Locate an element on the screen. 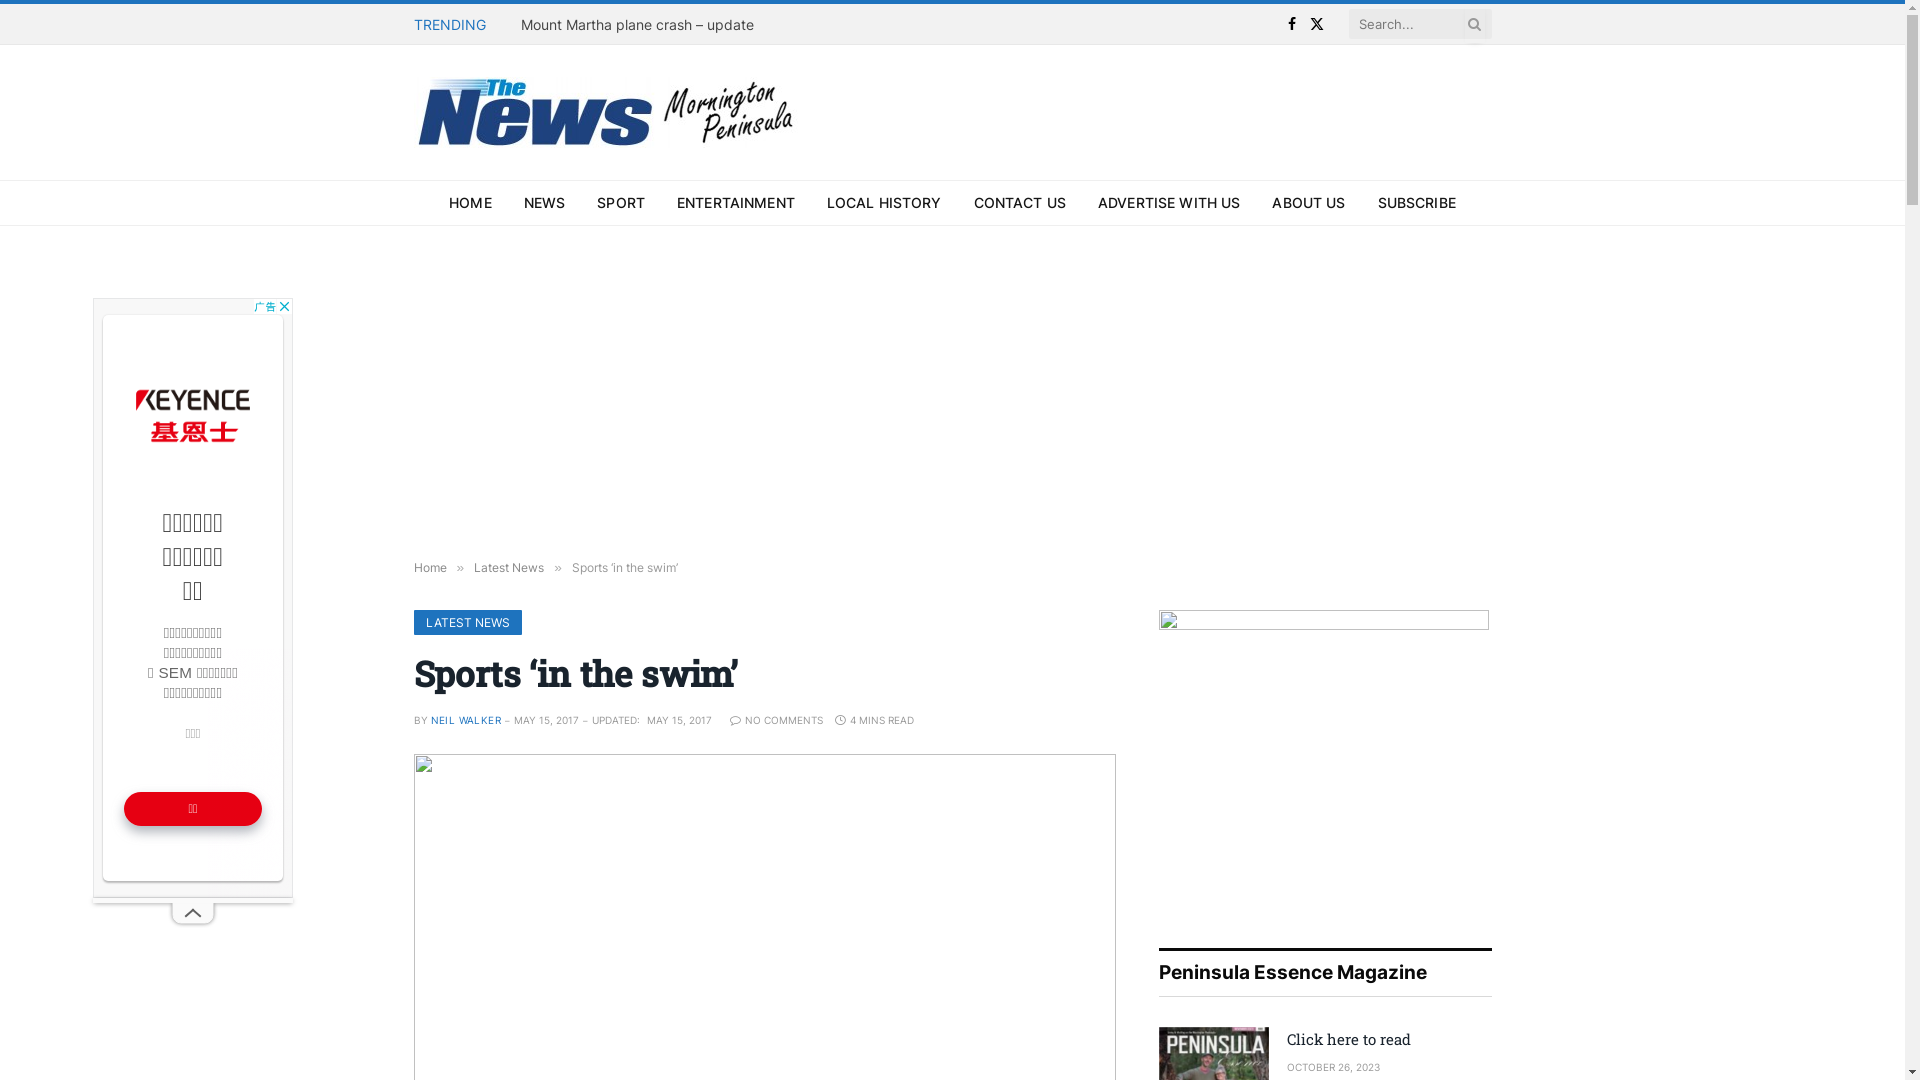 Image resolution: width=1920 pixels, height=1080 pixels. 'MPNEWS' is located at coordinates (608, 112).